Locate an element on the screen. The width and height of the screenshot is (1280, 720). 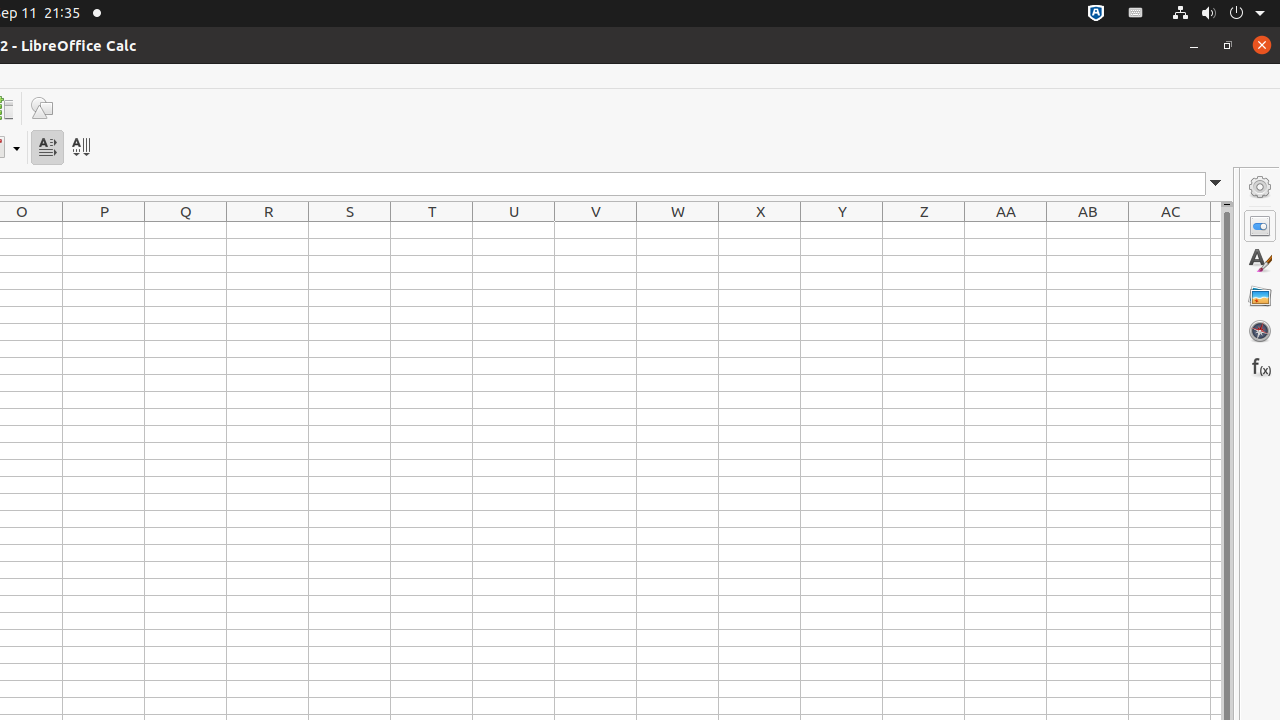
'Draw Functions' is located at coordinates (41, 108).